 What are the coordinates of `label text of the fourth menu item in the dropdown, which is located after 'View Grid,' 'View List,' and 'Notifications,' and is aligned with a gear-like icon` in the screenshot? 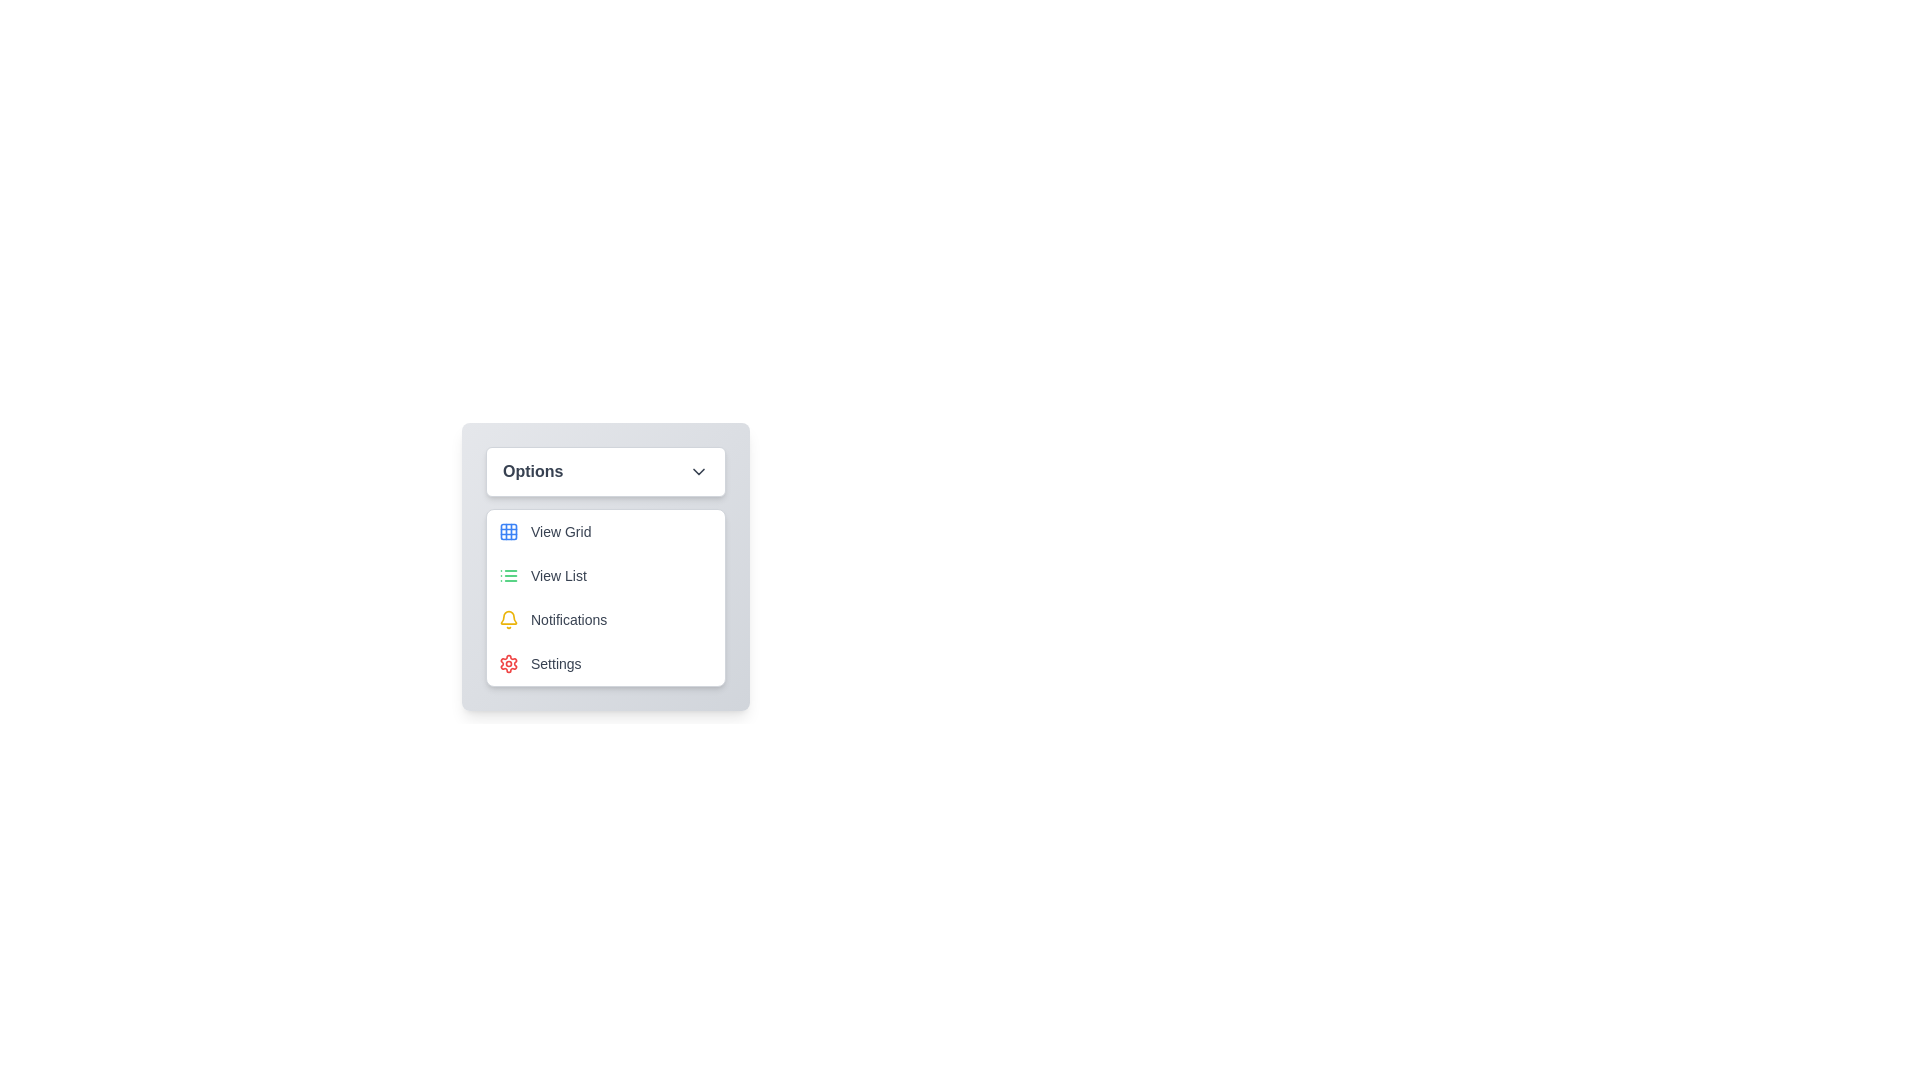 It's located at (556, 663).